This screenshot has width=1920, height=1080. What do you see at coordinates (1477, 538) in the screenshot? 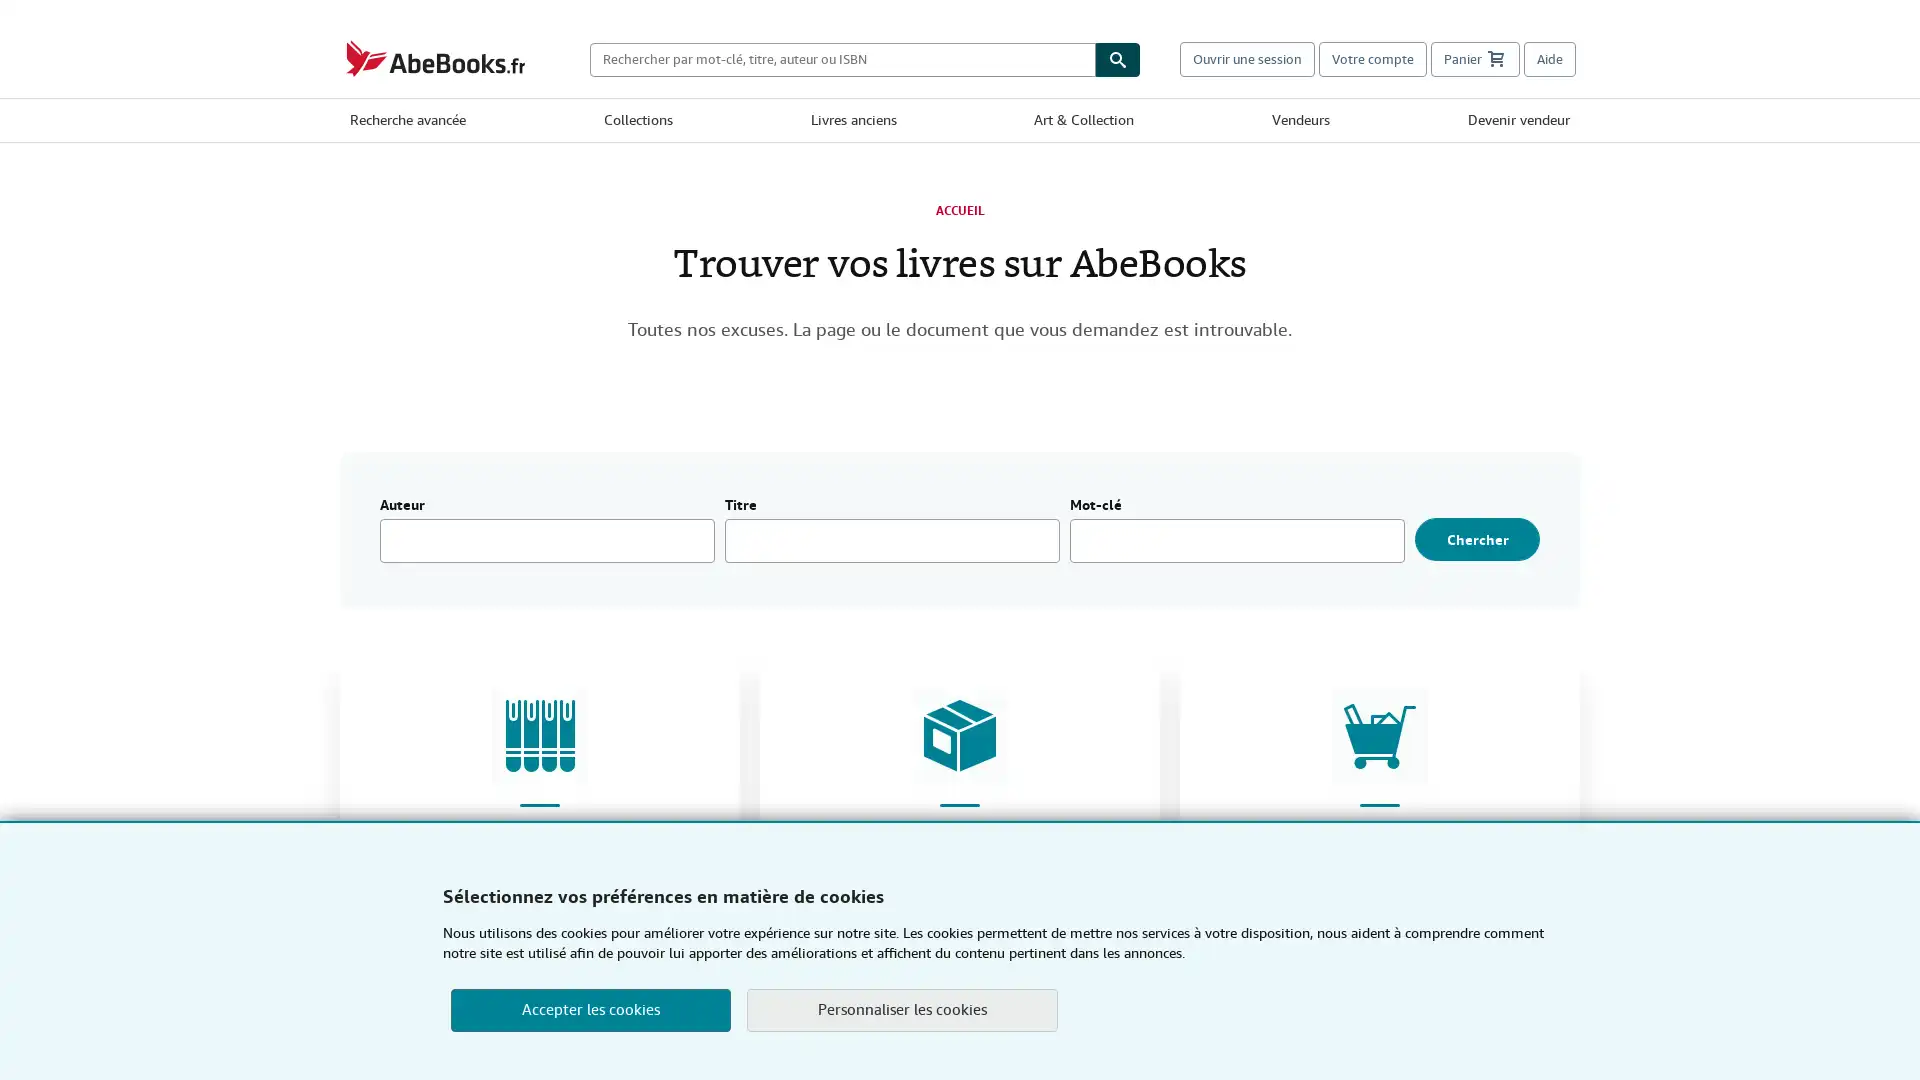
I see `Chercher` at bounding box center [1477, 538].